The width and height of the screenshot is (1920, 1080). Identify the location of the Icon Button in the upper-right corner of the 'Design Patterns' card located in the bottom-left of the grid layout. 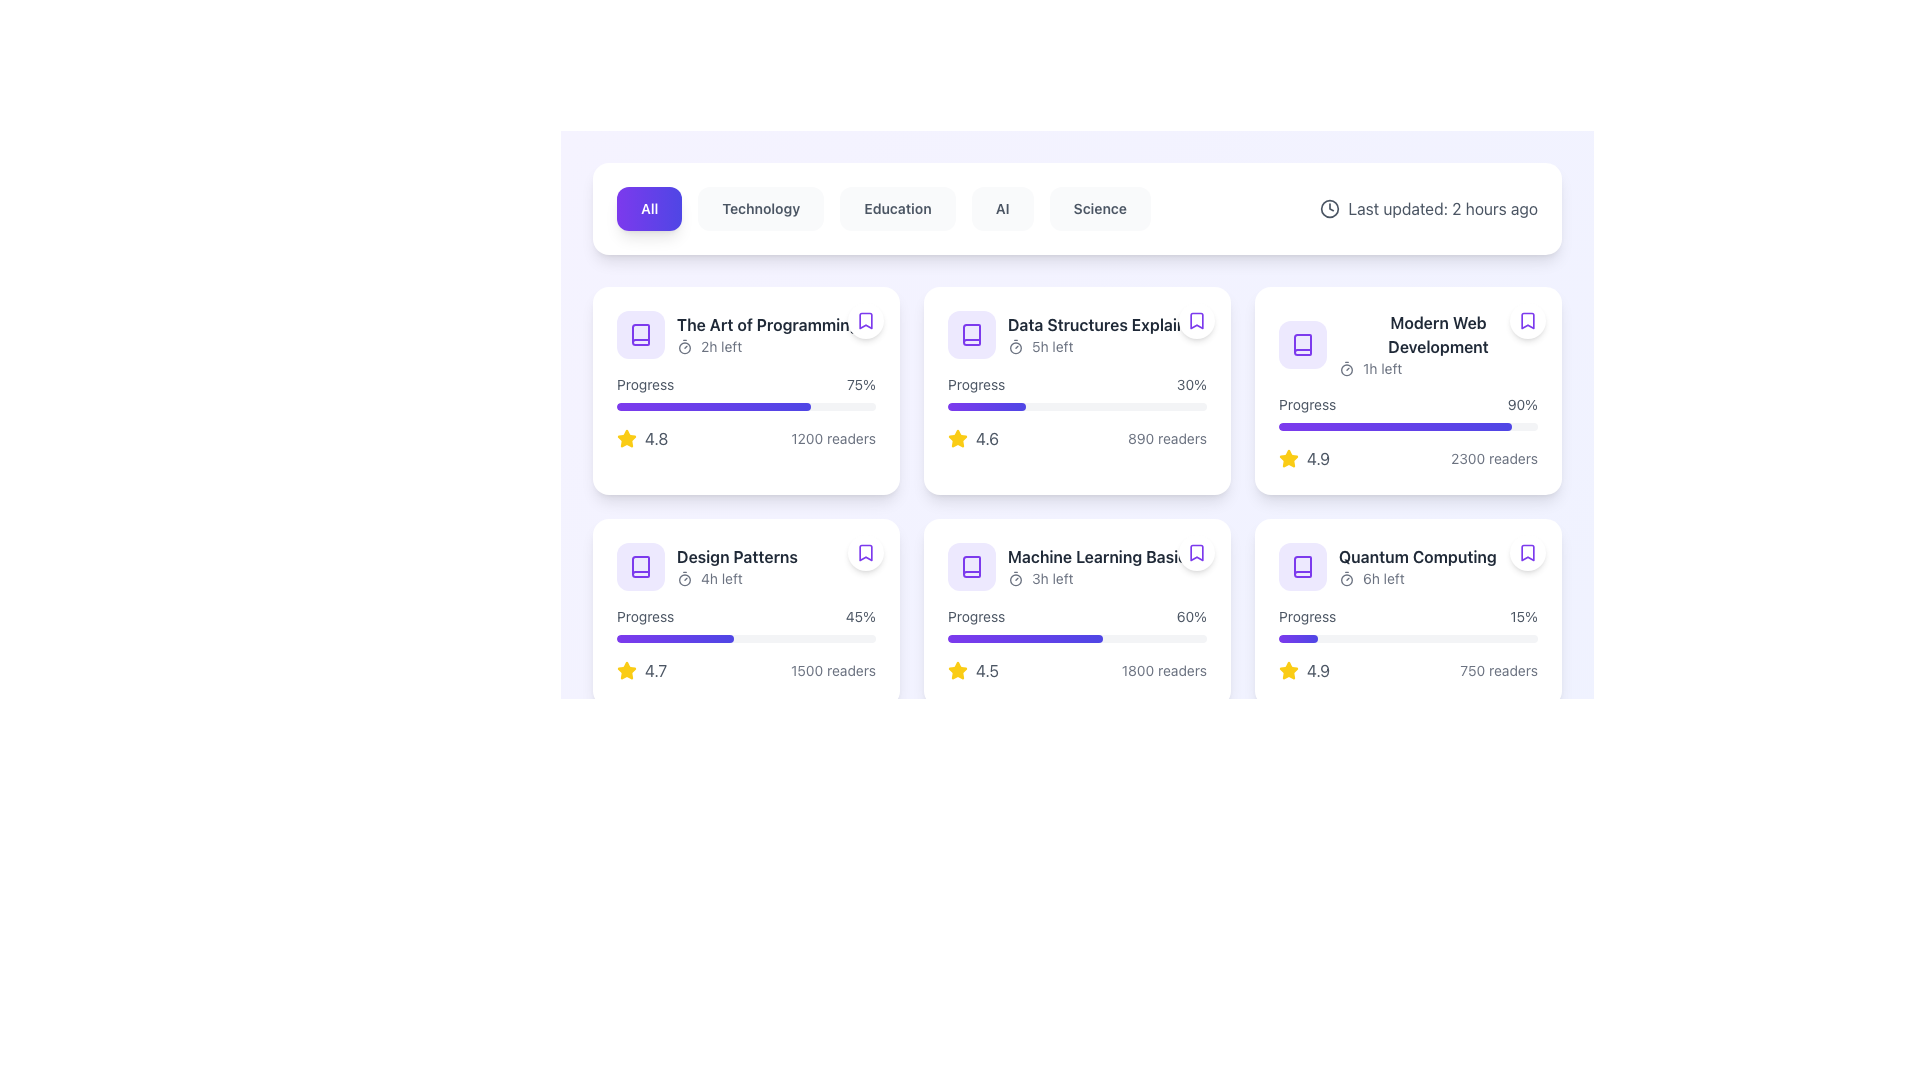
(865, 552).